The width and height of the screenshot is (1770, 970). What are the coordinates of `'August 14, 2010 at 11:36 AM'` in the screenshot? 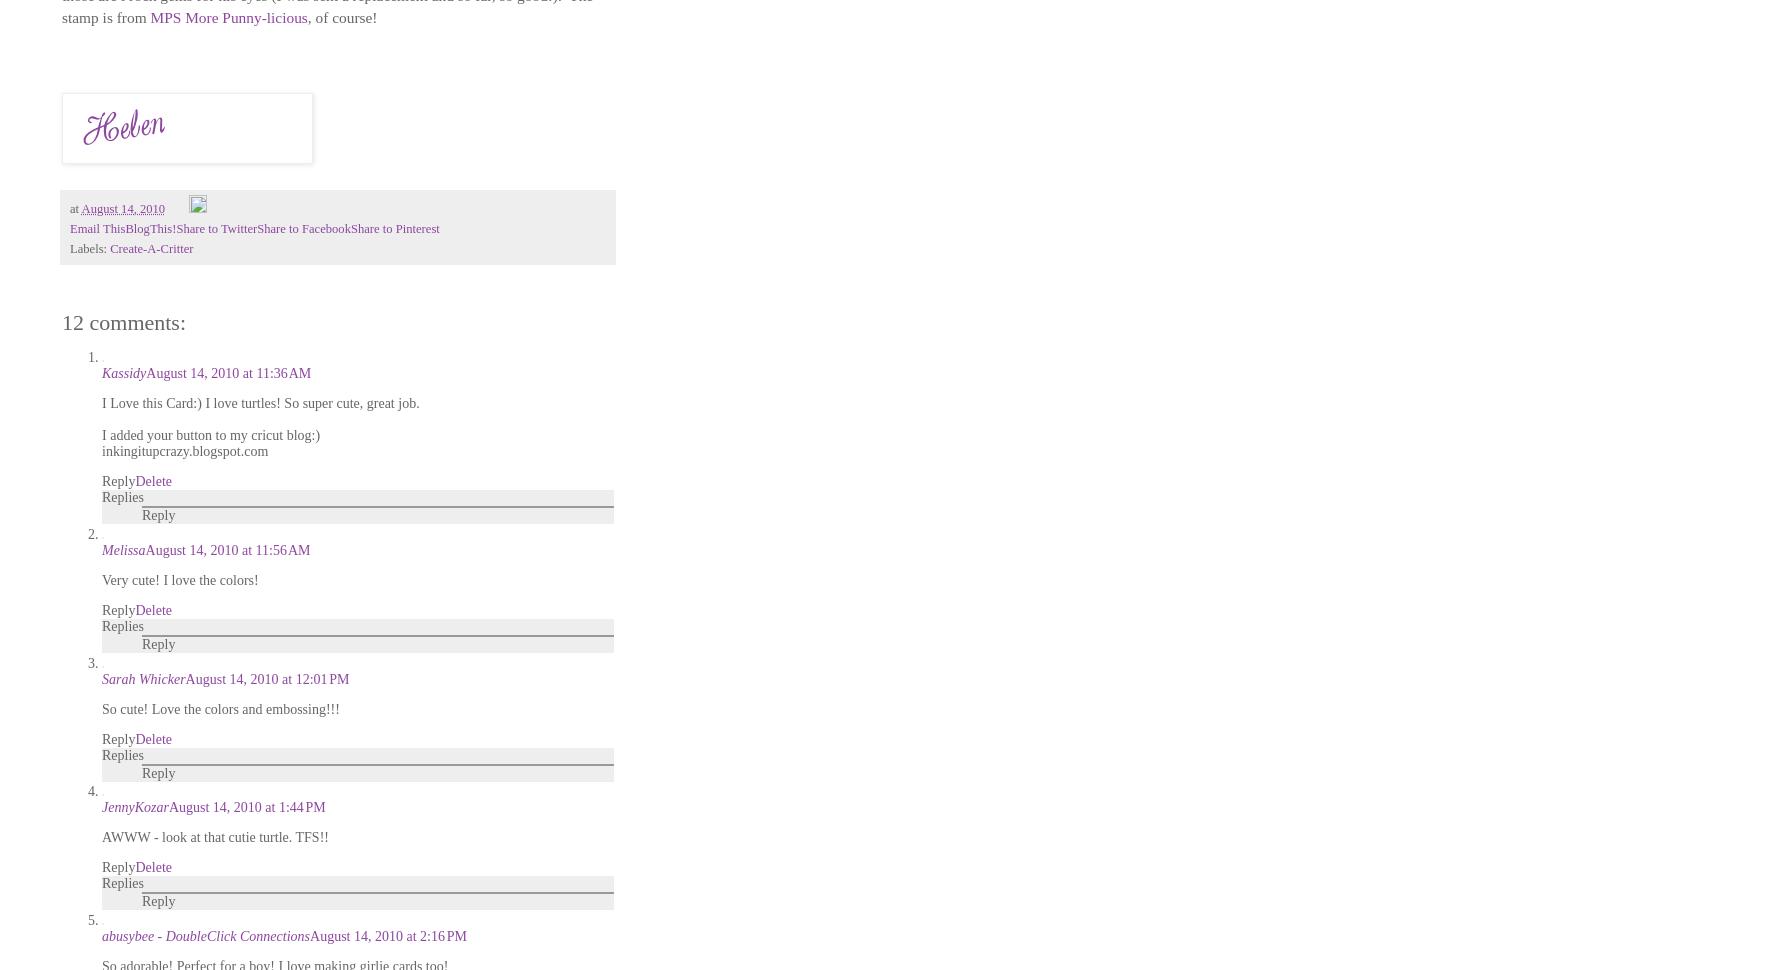 It's located at (228, 372).